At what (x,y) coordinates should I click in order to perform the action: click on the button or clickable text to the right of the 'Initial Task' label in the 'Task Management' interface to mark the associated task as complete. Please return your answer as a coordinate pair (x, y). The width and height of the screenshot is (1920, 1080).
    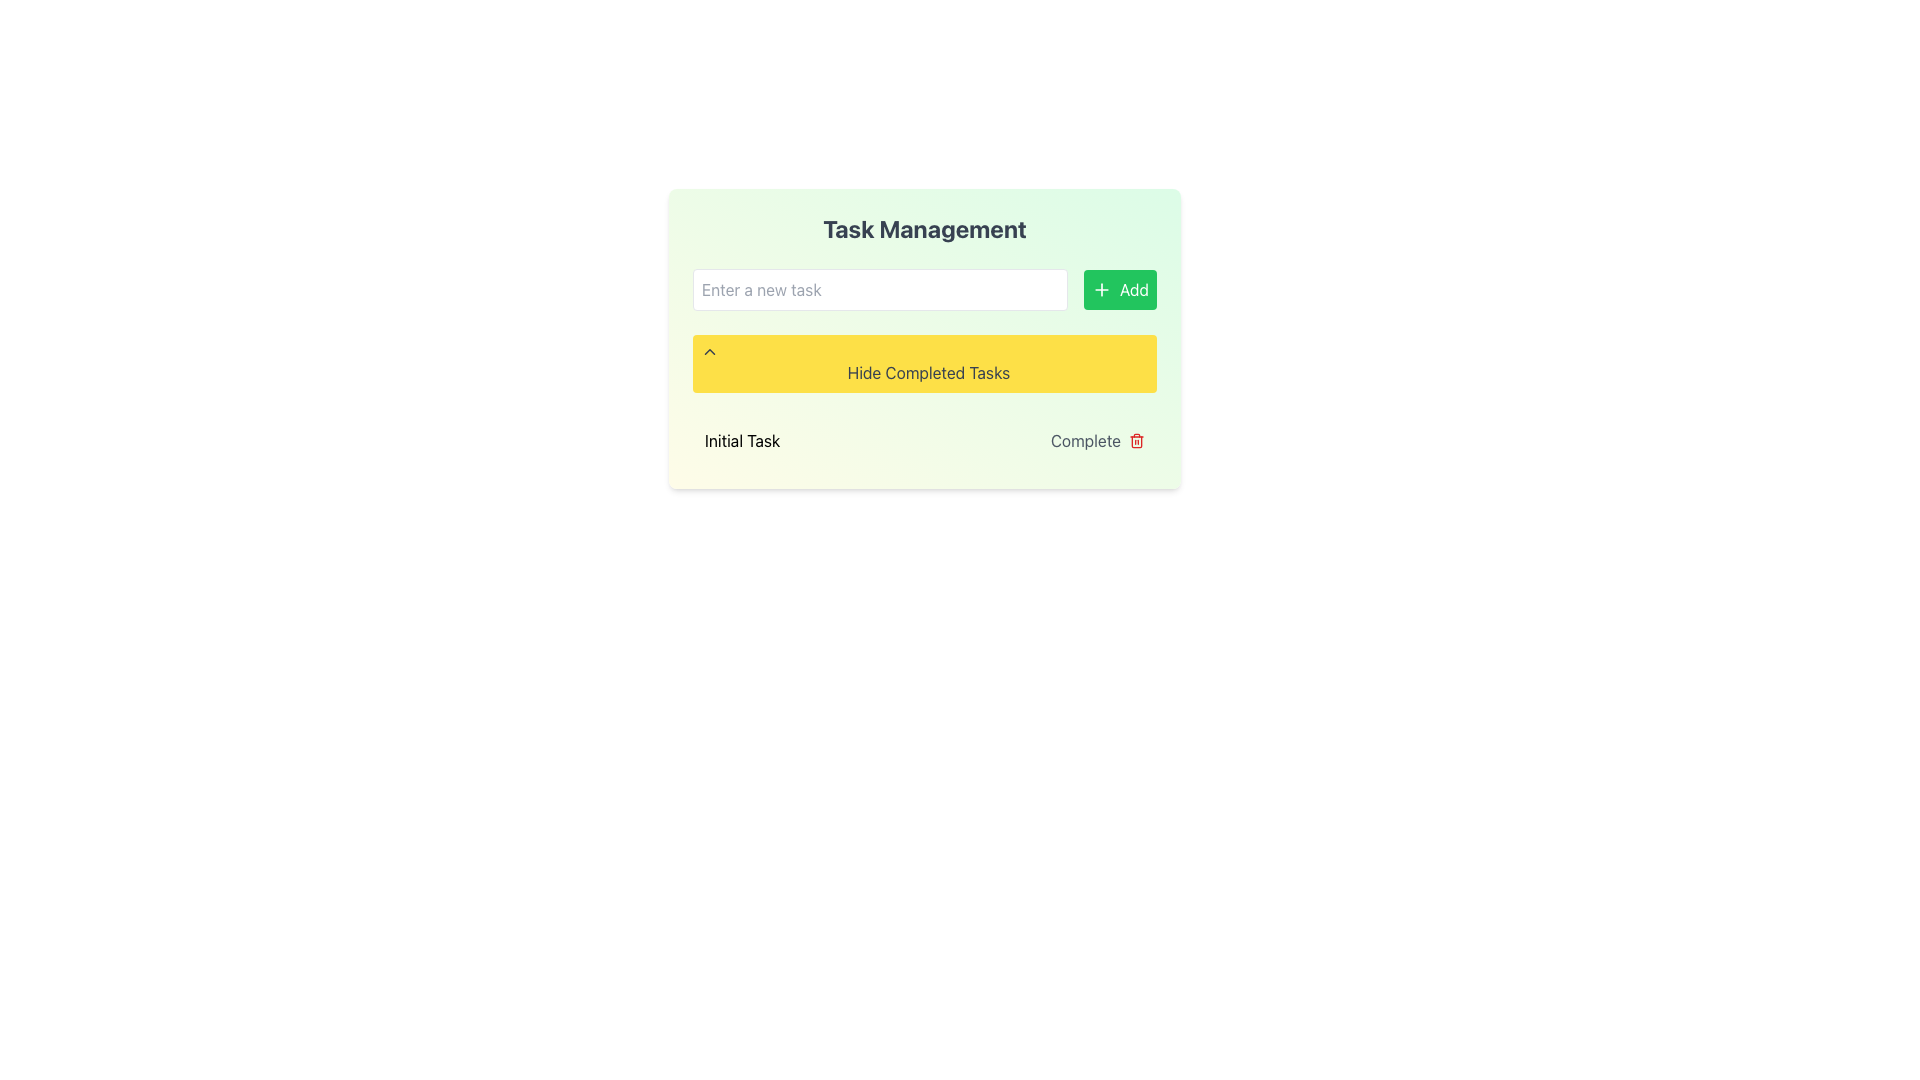
    Looking at the image, I should click on (1096, 439).